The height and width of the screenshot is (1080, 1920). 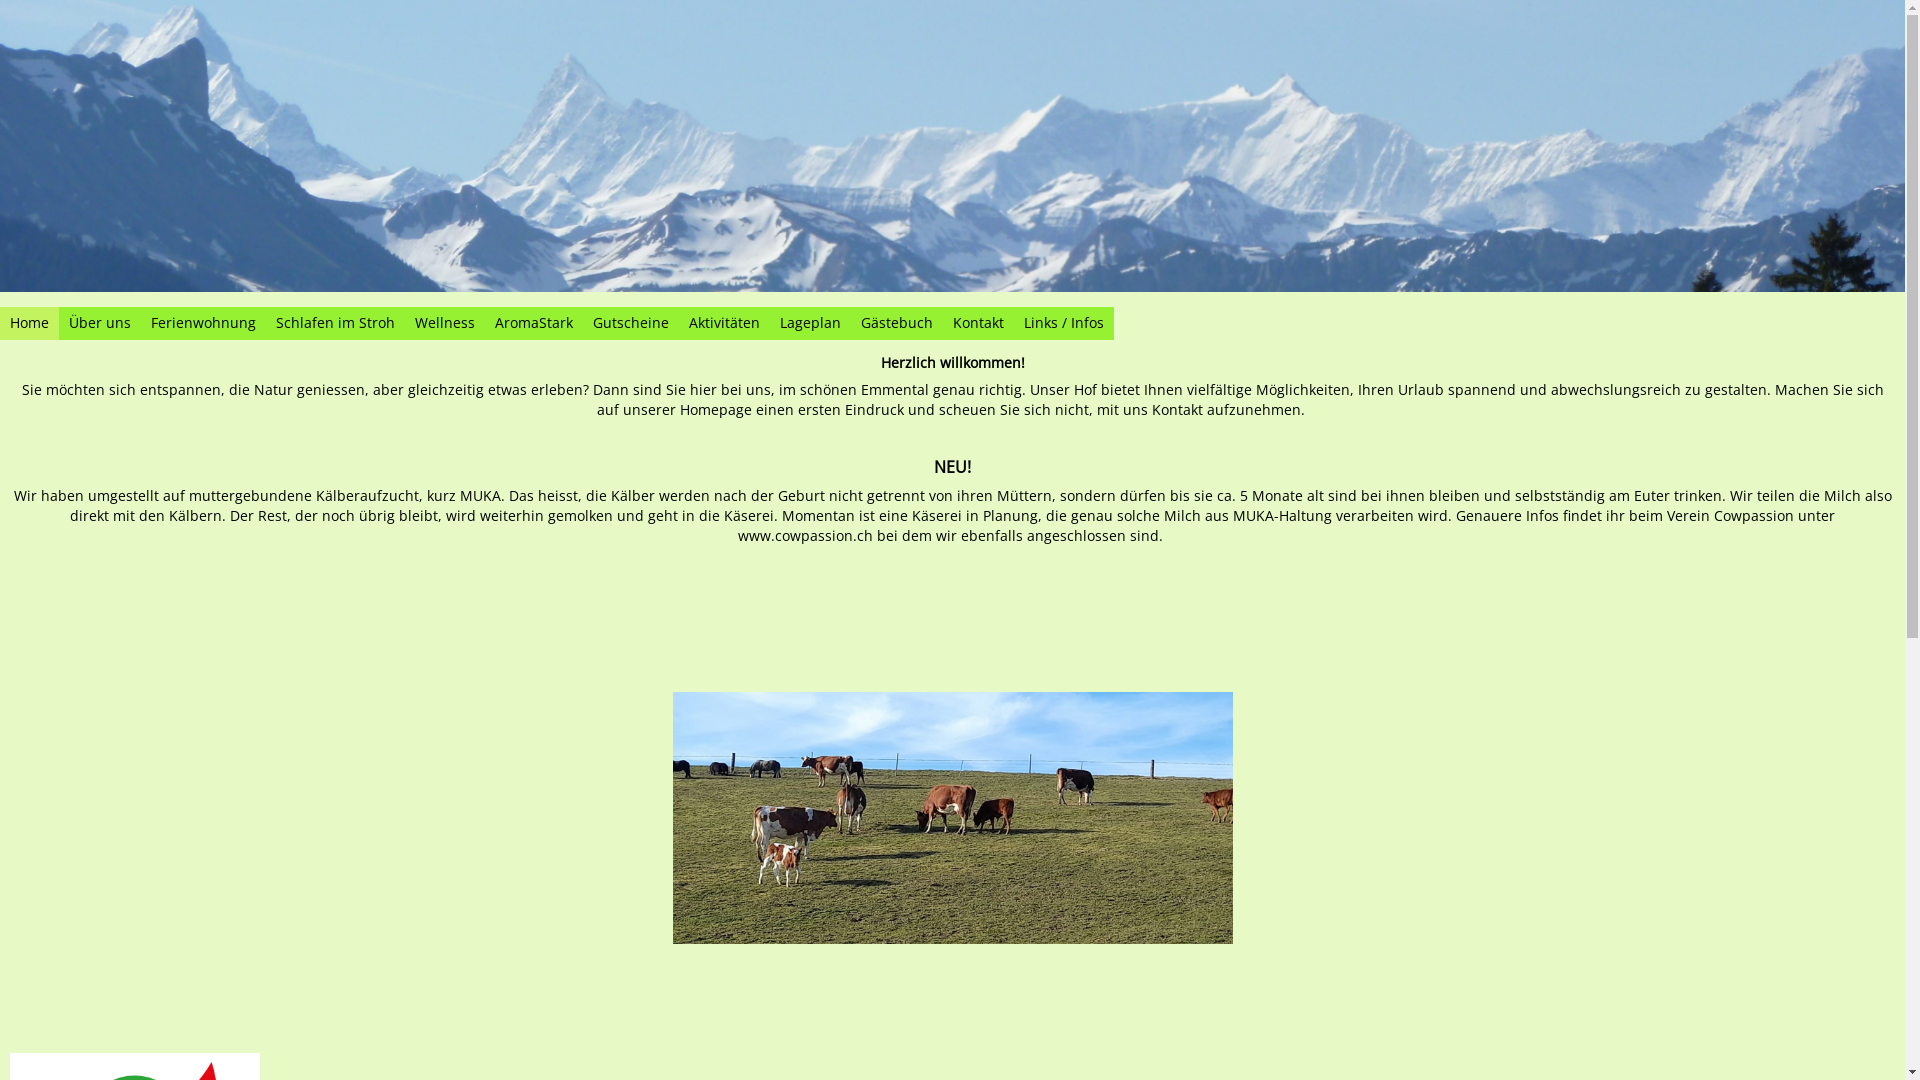 What do you see at coordinates (1013, 322) in the screenshot?
I see `'Links / Infos'` at bounding box center [1013, 322].